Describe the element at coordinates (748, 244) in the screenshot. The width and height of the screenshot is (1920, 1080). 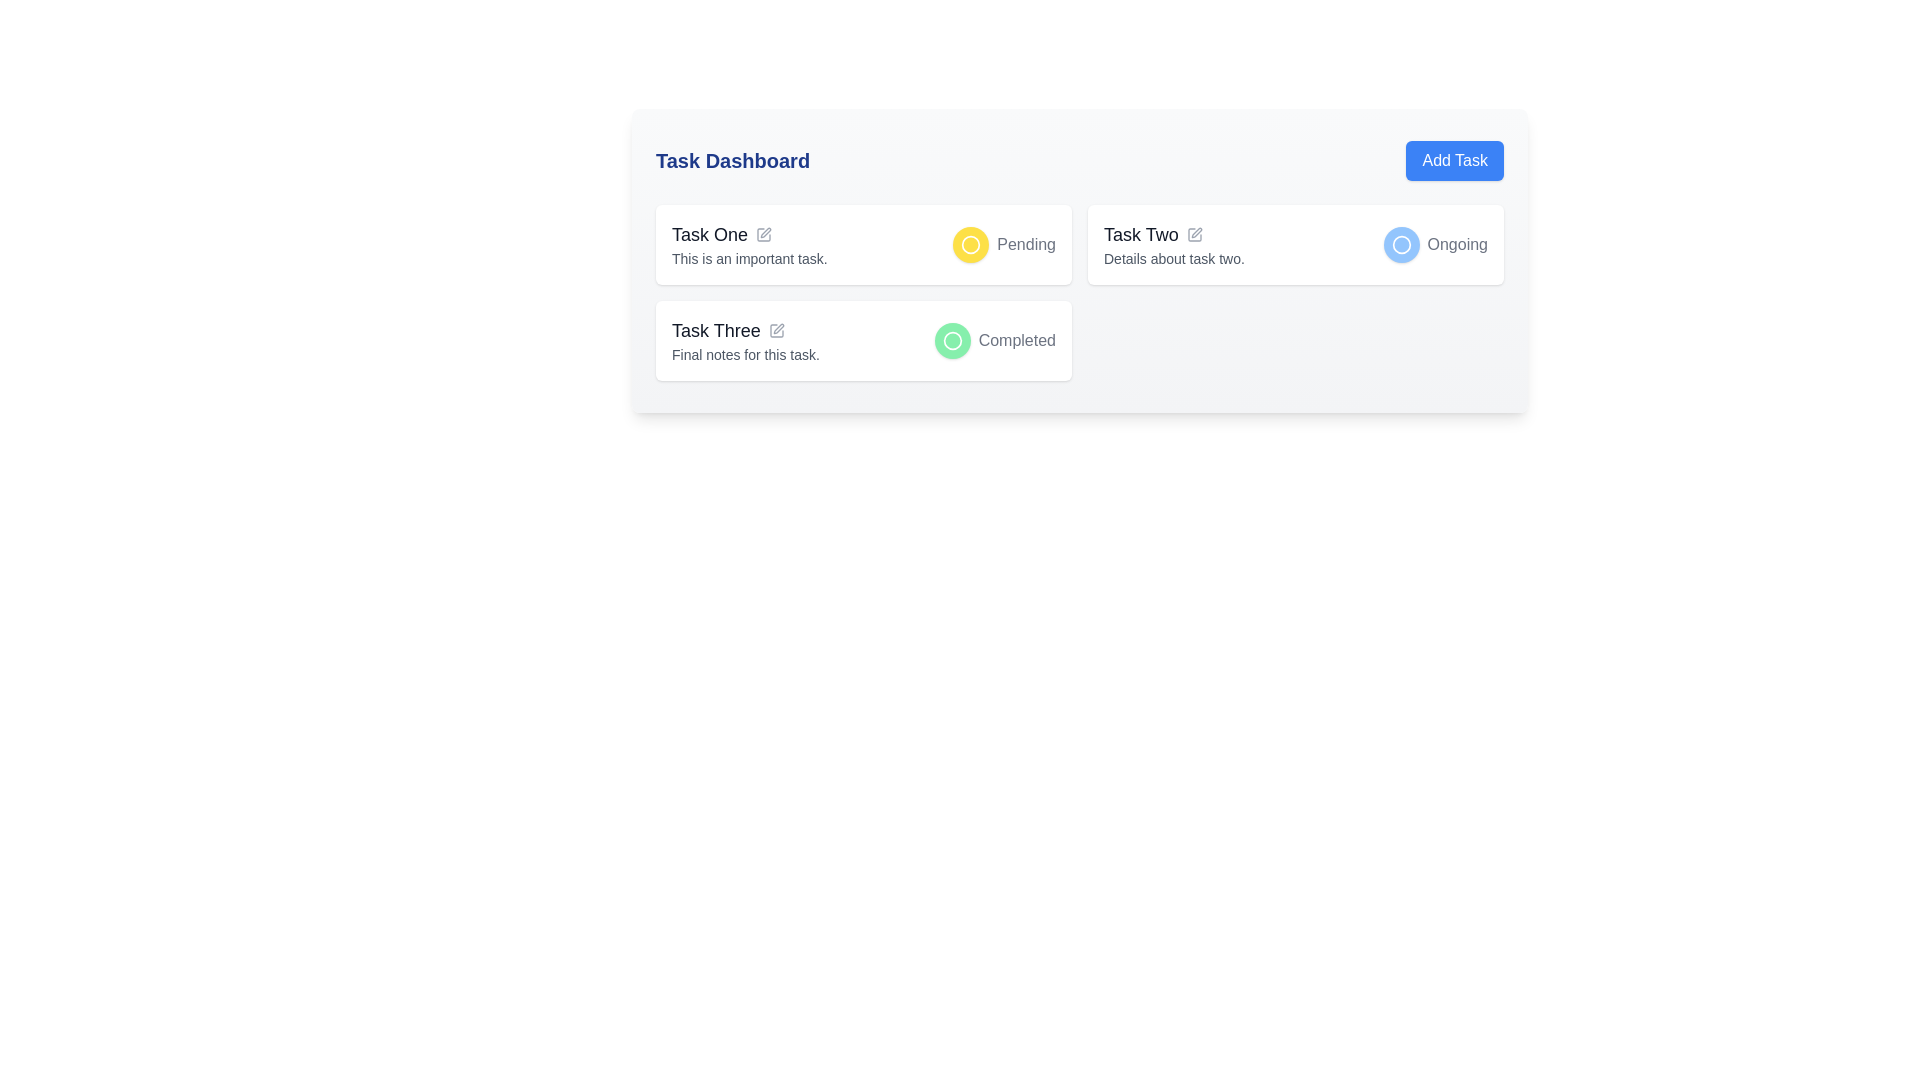
I see `description of the task titled 'Task One' which states 'This is an important task.' by clicking on the interactive component that includes the title, description, and edit icon` at that location.